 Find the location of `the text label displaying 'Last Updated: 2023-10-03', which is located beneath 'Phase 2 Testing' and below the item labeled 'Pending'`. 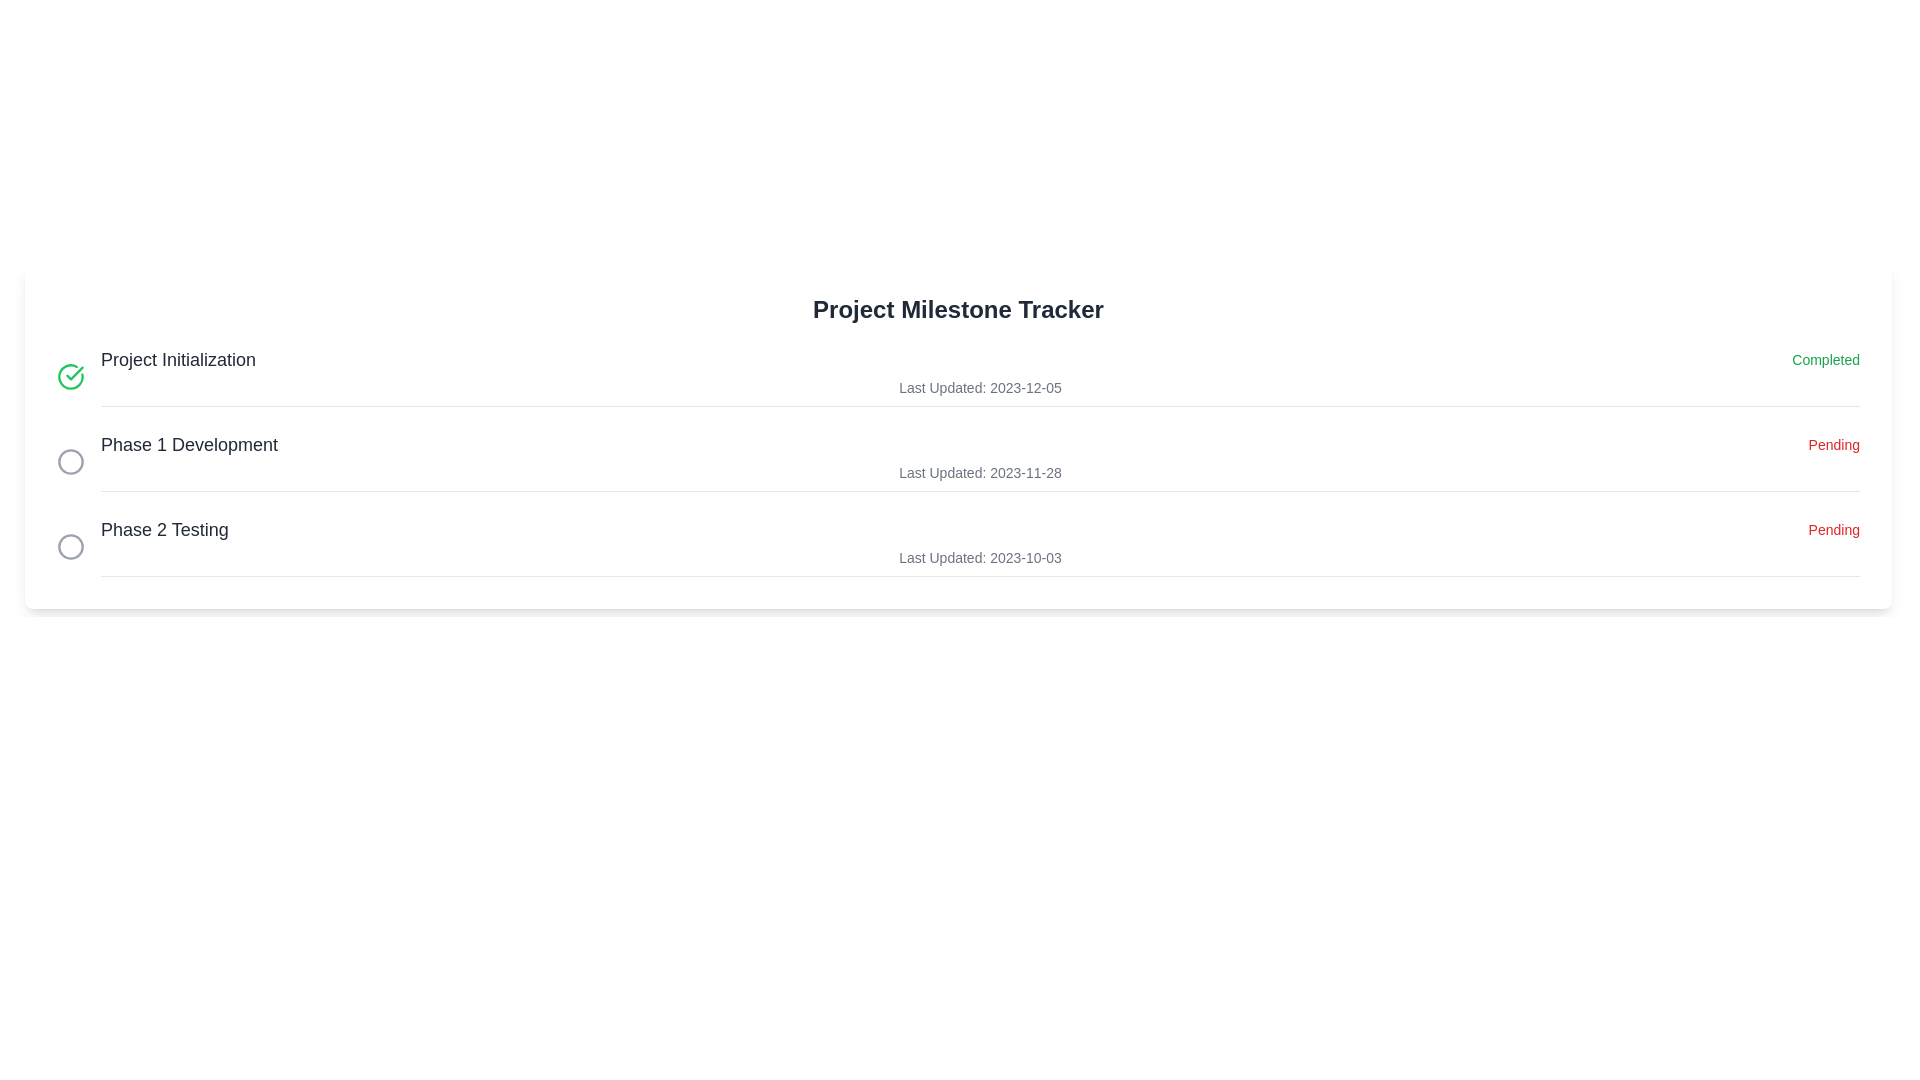

the text label displaying 'Last Updated: 2023-10-03', which is located beneath 'Phase 2 Testing' and below the item labeled 'Pending' is located at coordinates (980, 558).